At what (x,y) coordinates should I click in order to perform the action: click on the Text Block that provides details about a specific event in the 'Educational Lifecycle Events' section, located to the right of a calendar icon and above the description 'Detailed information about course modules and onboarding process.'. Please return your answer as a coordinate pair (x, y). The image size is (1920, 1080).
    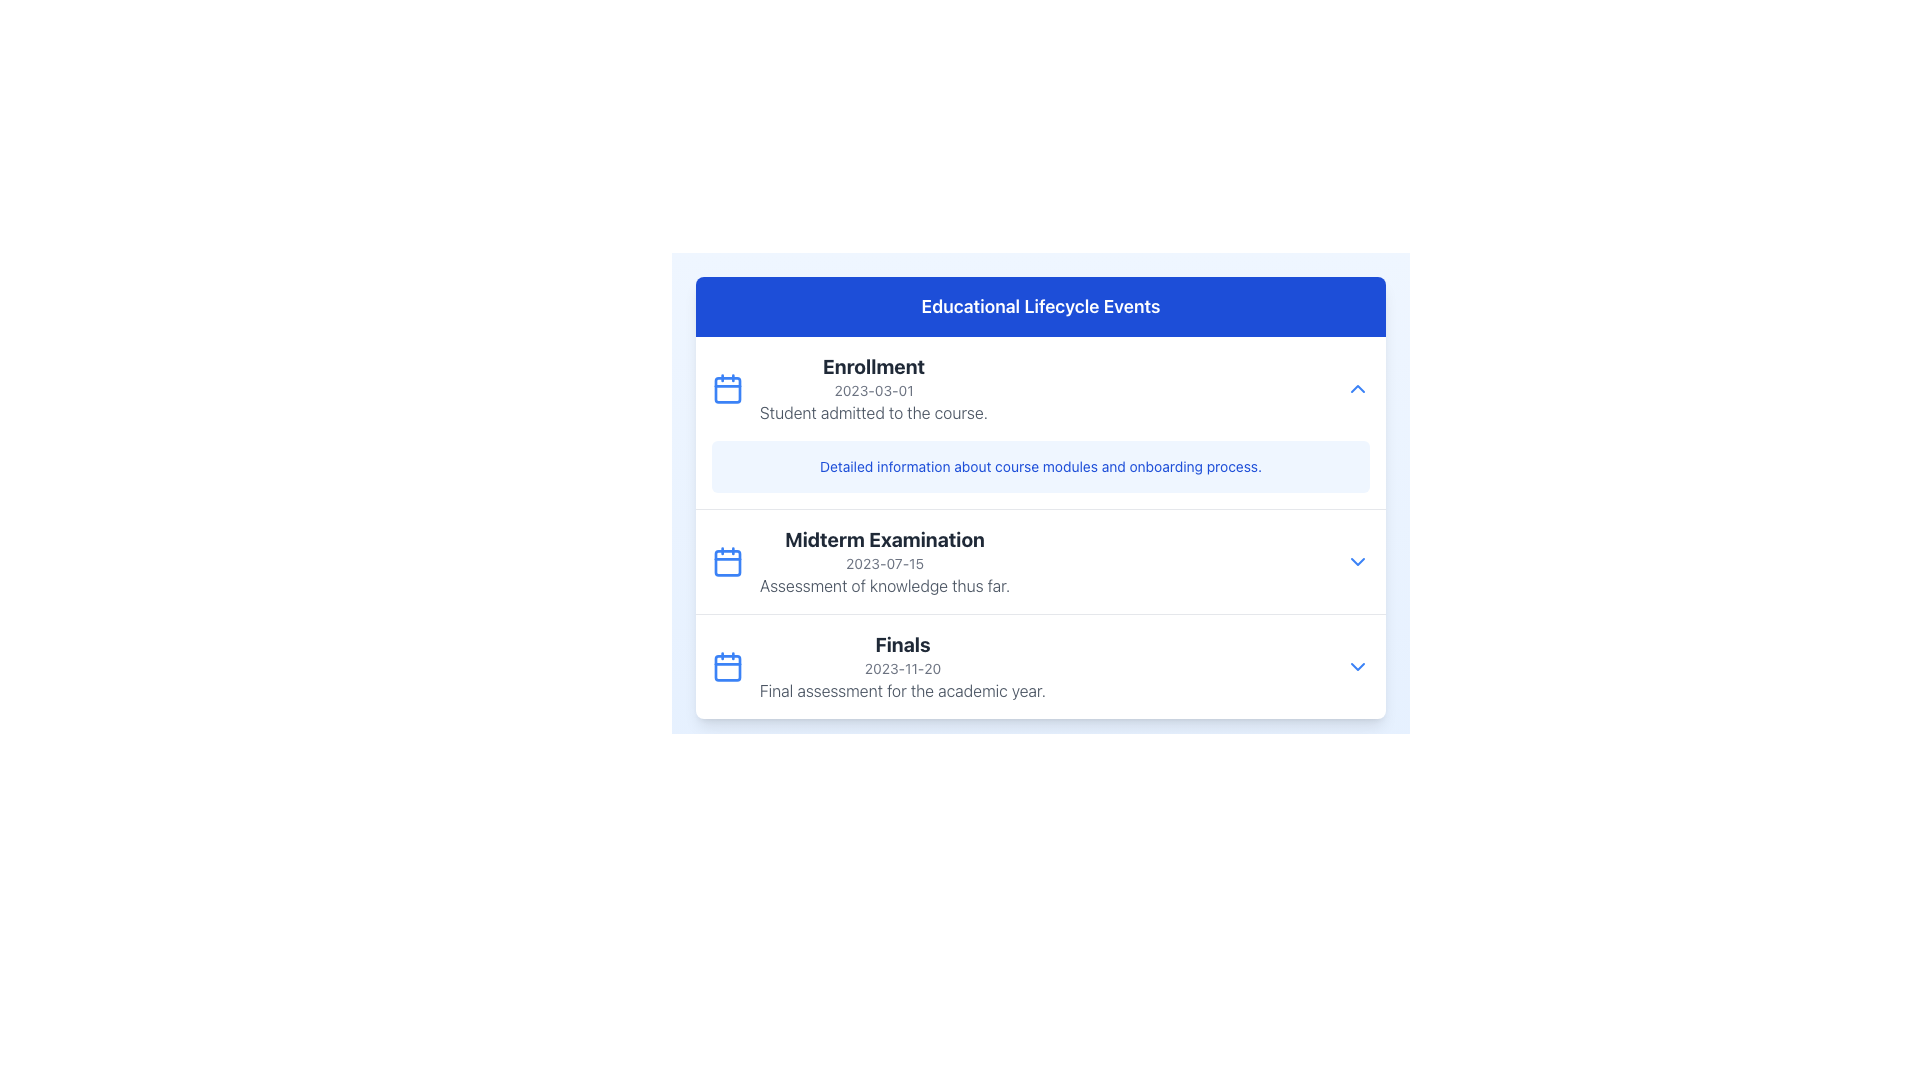
    Looking at the image, I should click on (873, 389).